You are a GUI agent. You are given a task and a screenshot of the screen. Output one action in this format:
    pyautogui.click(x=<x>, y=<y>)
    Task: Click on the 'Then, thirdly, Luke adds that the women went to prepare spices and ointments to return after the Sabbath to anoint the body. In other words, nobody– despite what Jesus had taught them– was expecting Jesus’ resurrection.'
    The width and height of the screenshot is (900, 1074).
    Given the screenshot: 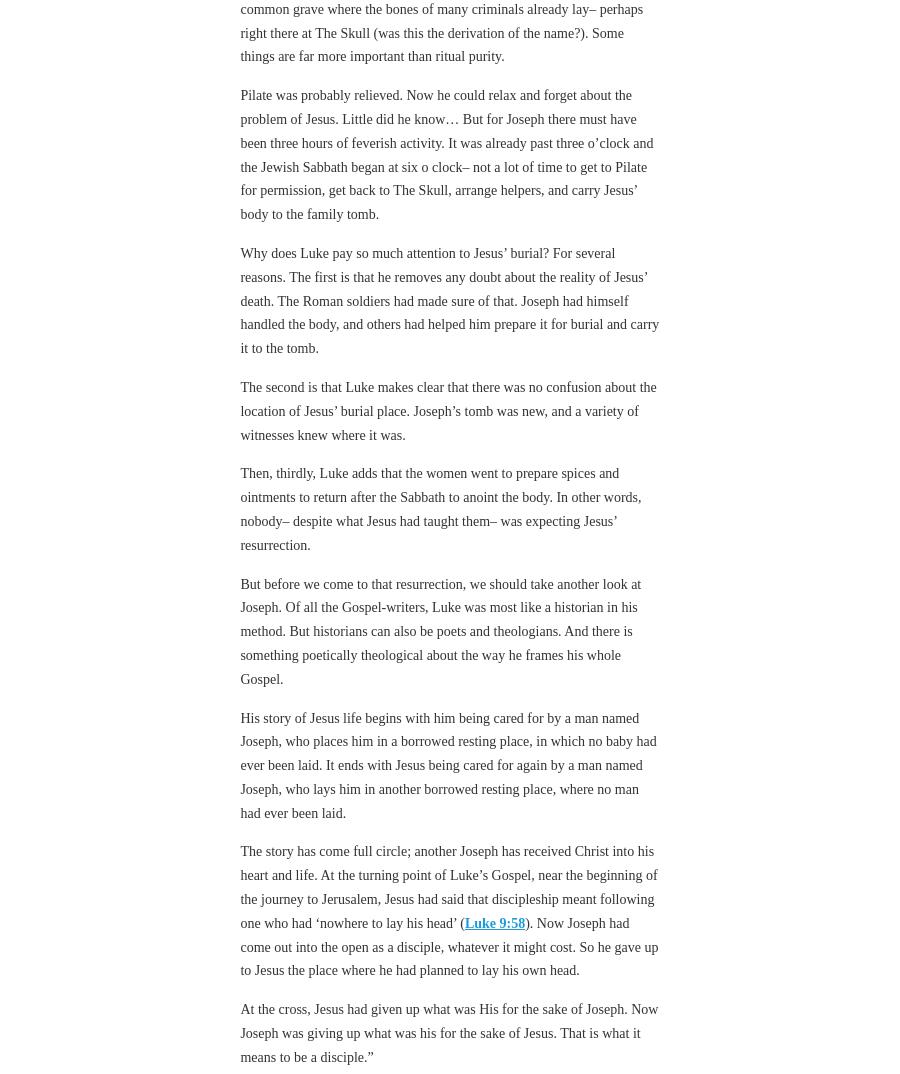 What is the action you would take?
    pyautogui.click(x=440, y=508)
    